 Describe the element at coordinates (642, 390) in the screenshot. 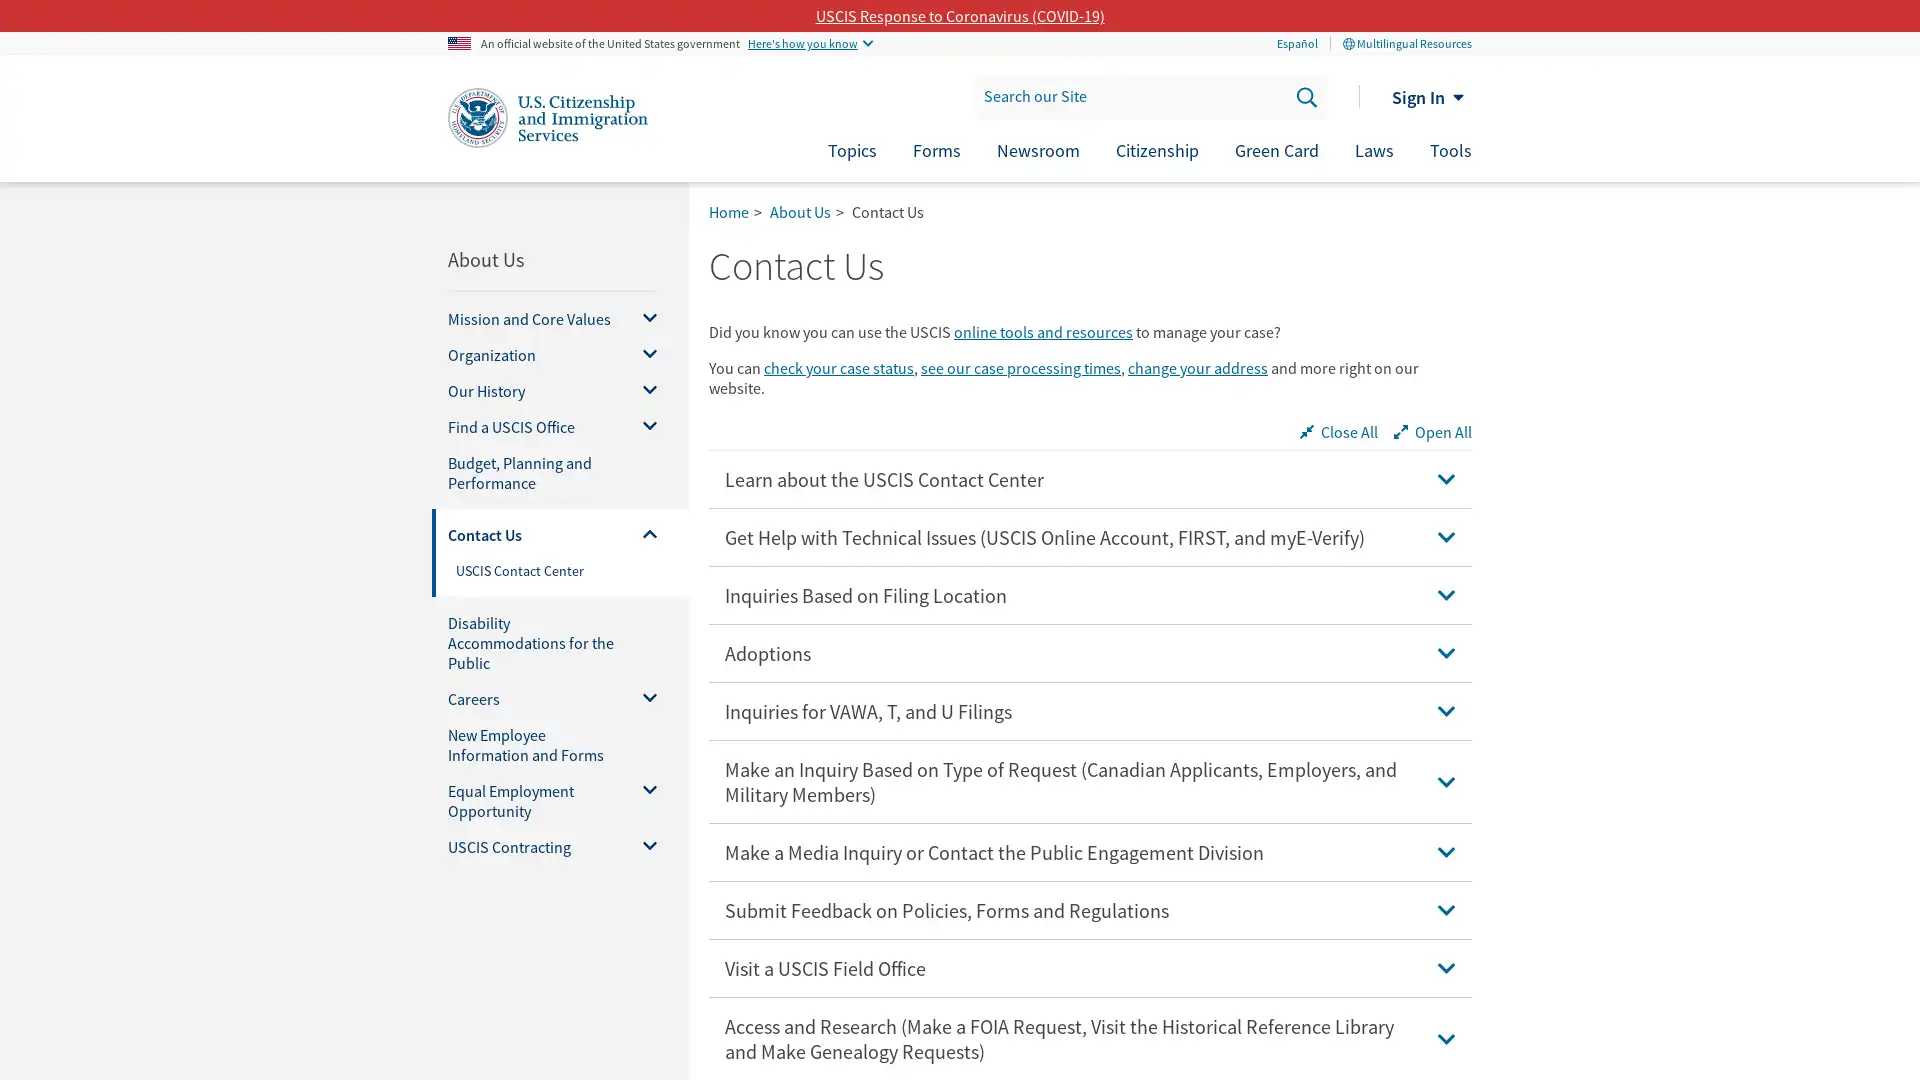

I see `Toggle menu for Our History` at that location.